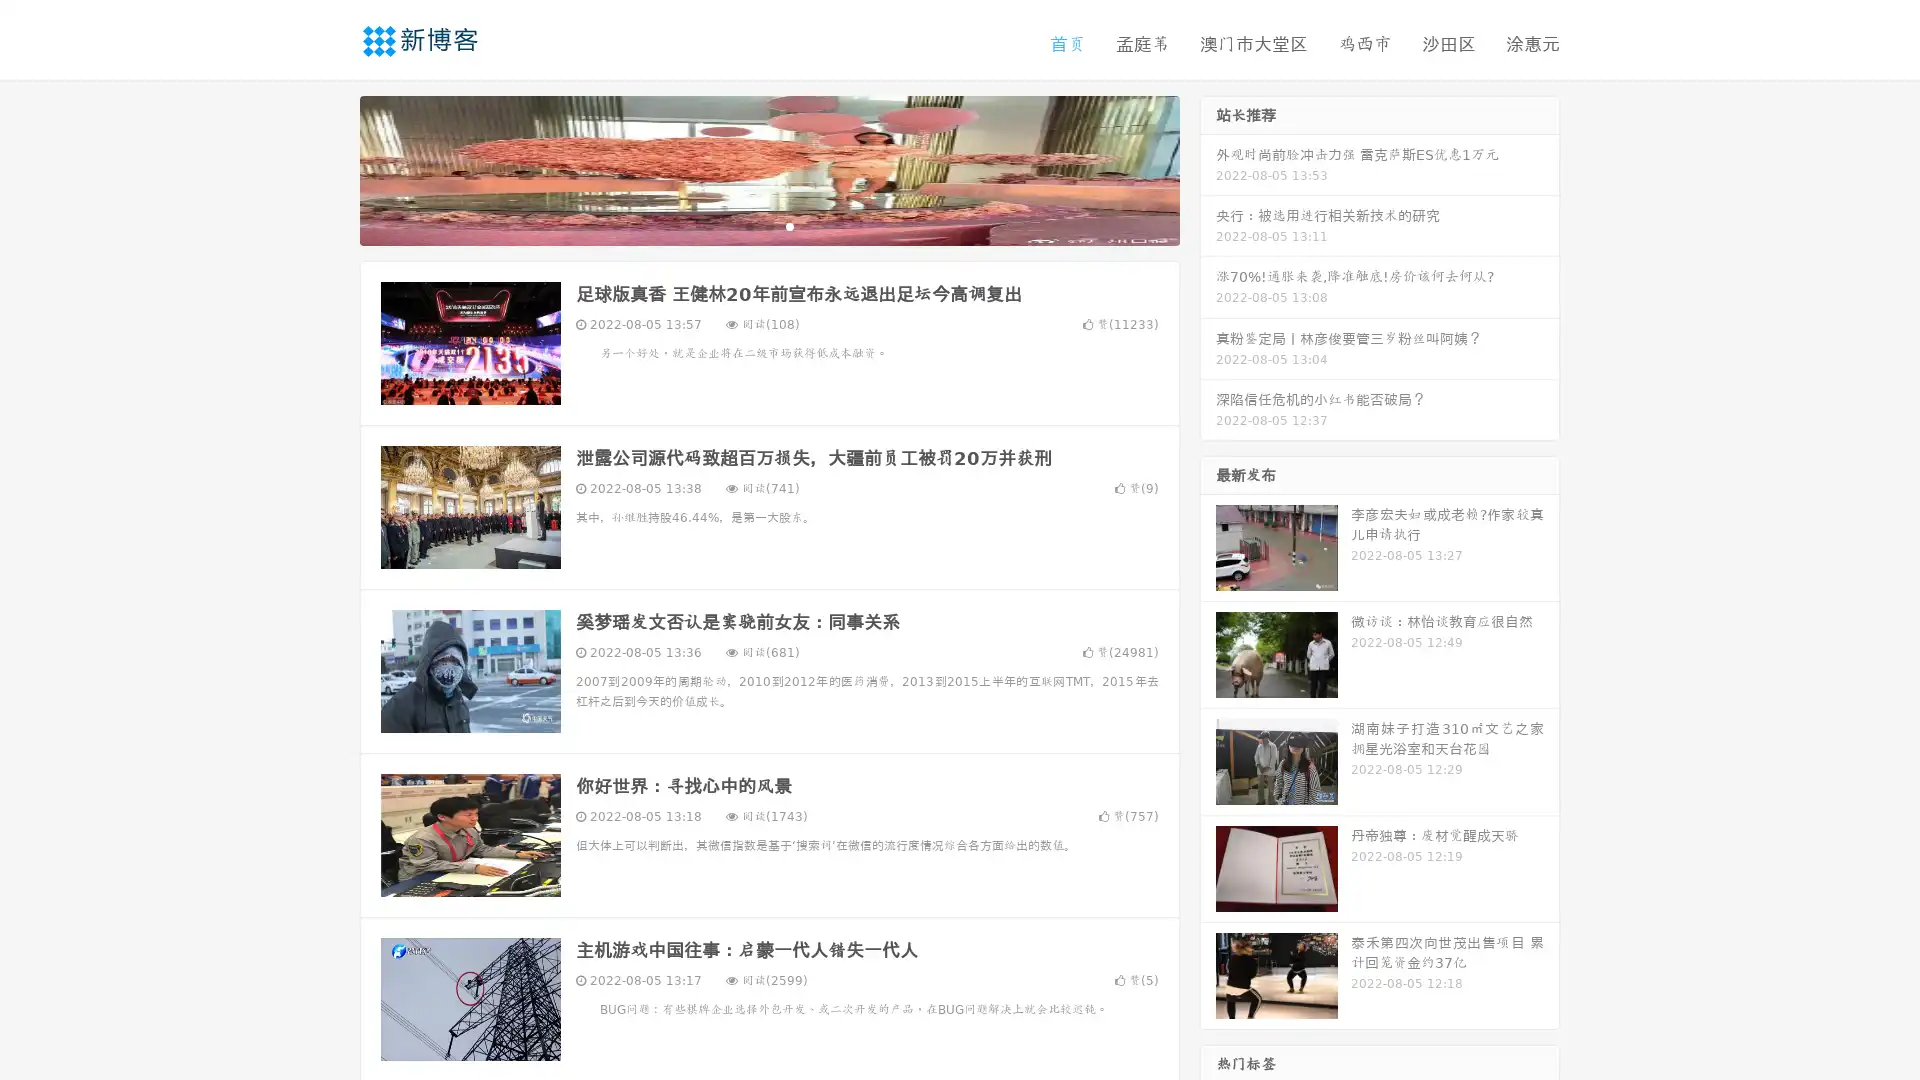  I want to click on Go to slide 1, so click(748, 225).